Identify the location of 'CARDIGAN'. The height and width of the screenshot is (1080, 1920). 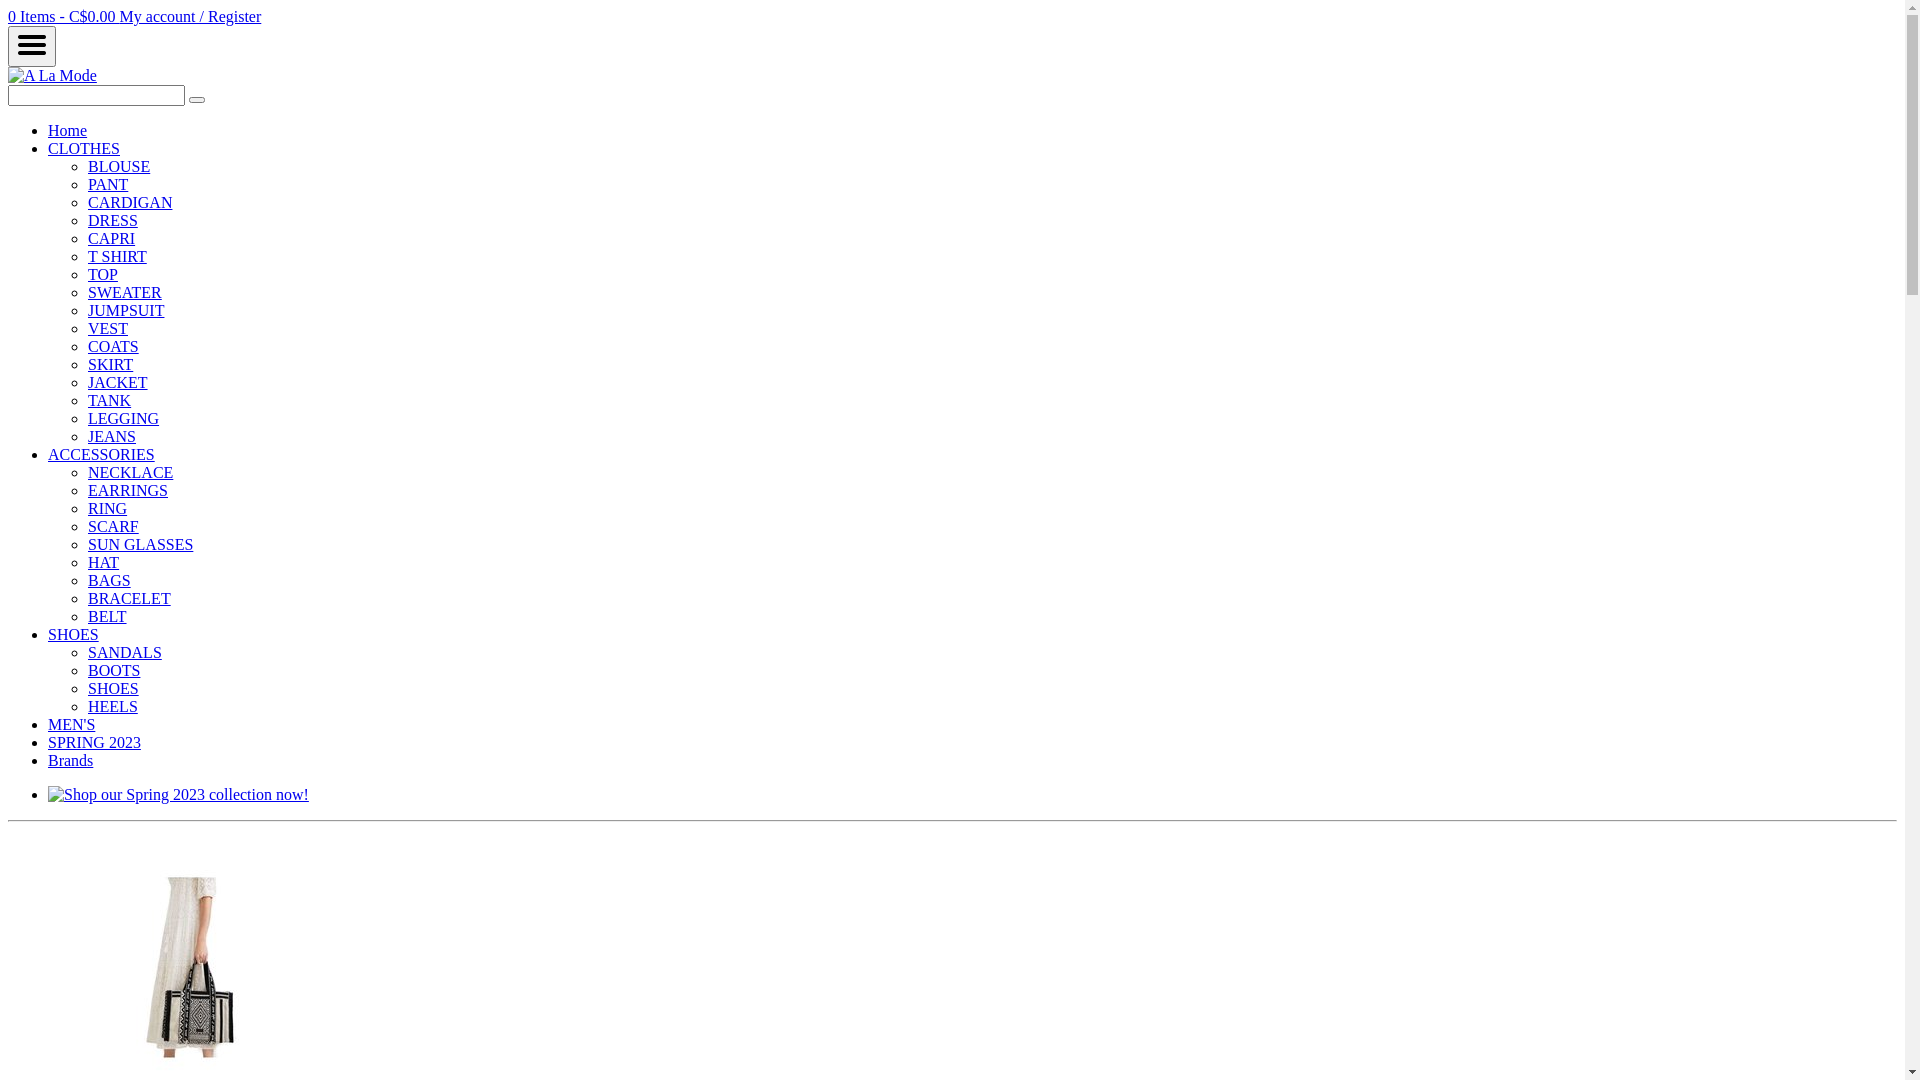
(128, 202).